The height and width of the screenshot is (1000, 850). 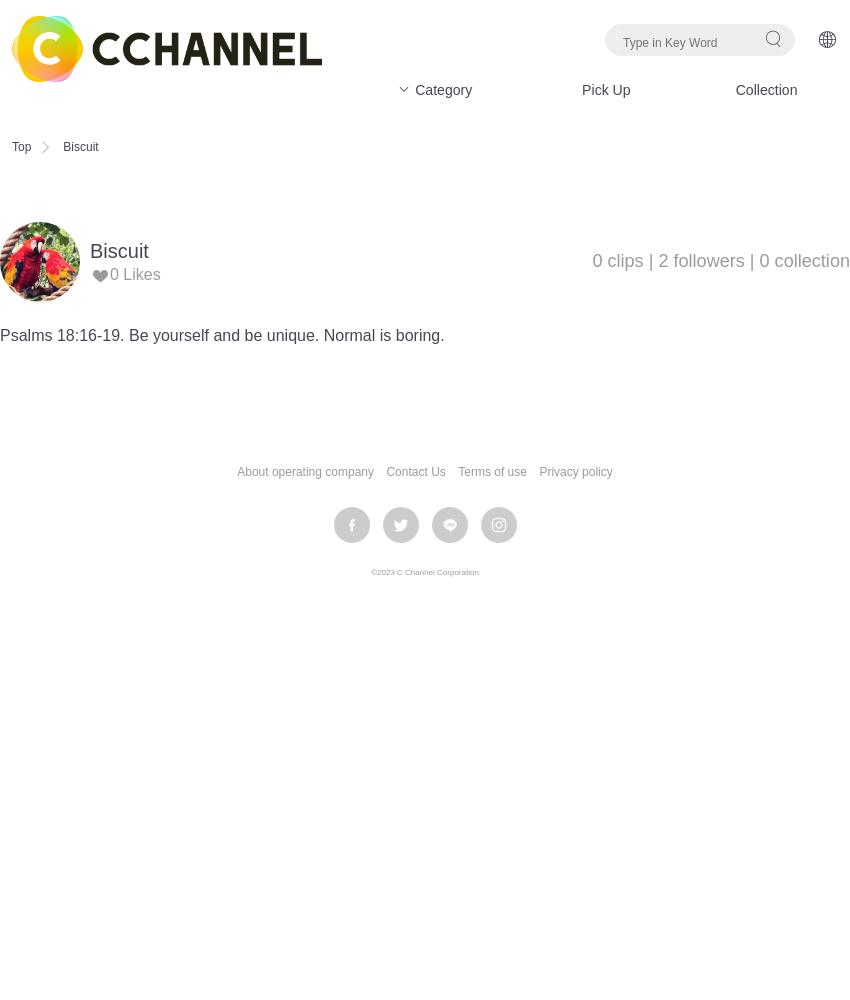 I want to click on 'Top', so click(x=20, y=147).